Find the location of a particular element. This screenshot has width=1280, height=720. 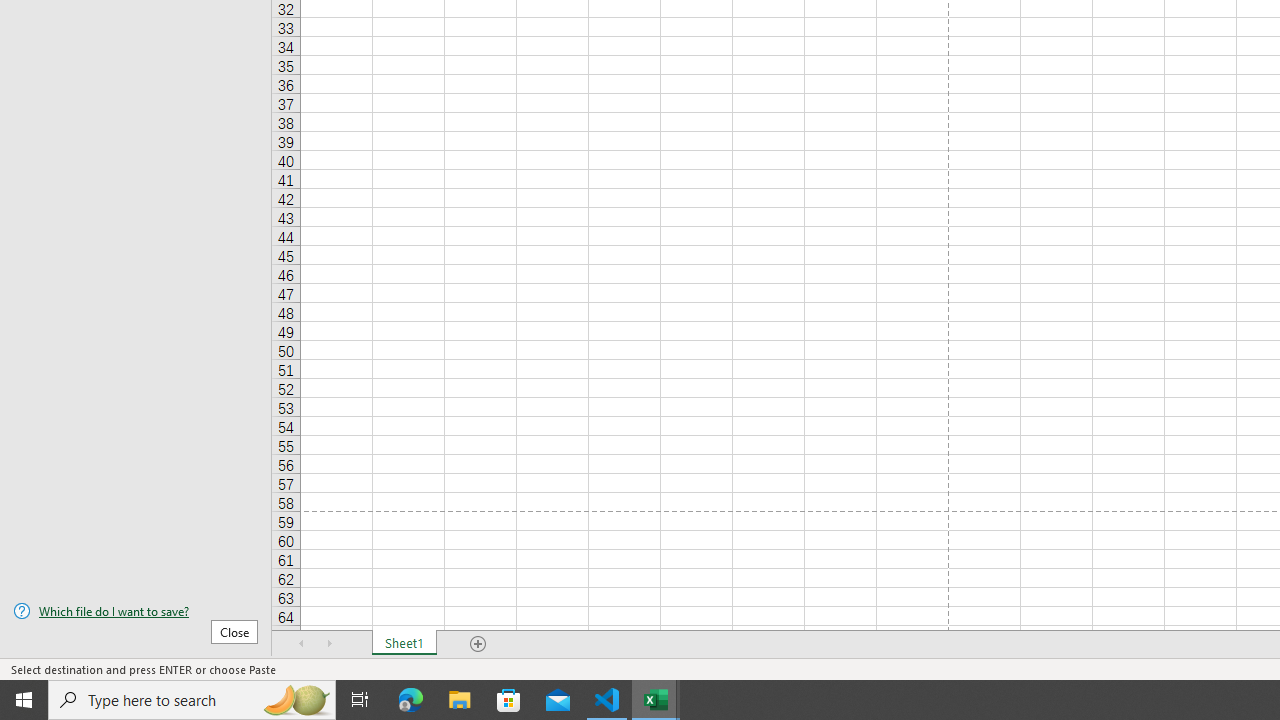

'Scroll Right' is located at coordinates (330, 644).